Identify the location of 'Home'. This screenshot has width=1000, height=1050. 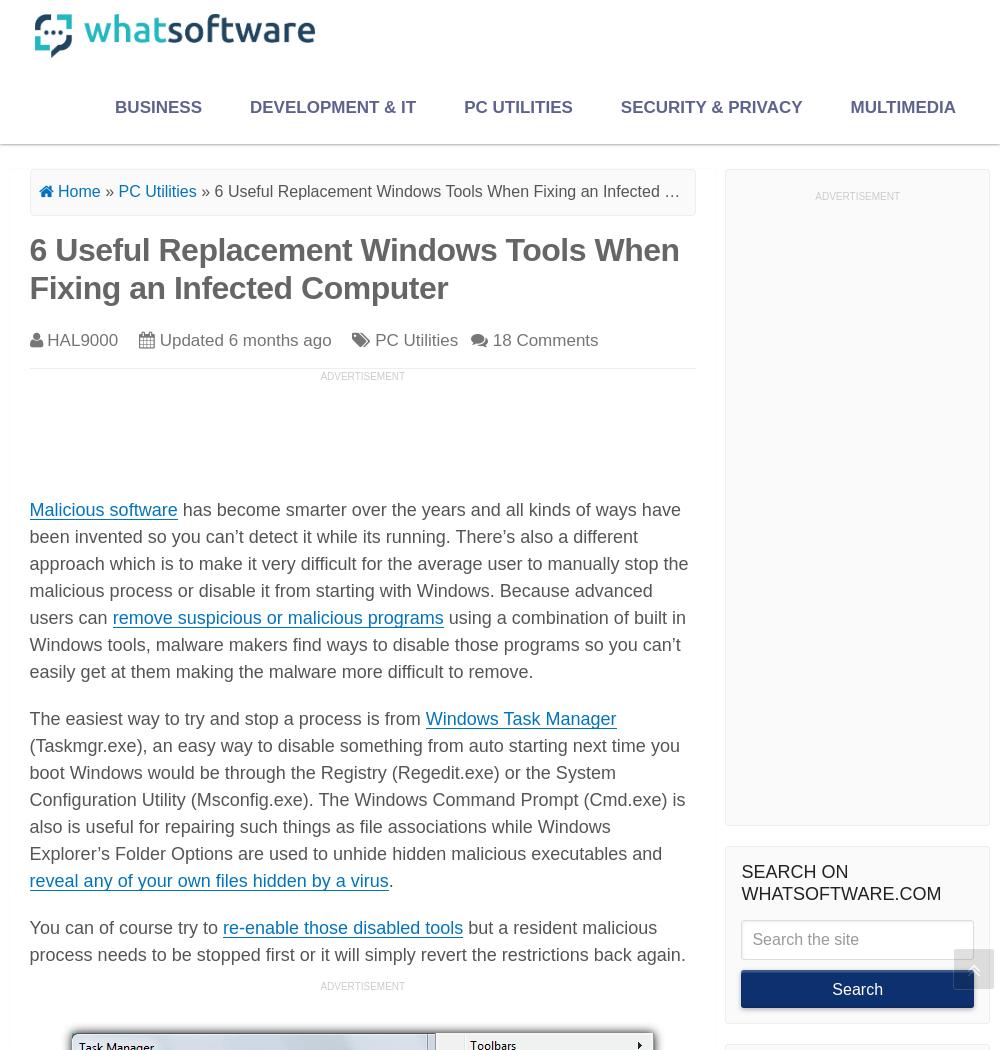
(53, 190).